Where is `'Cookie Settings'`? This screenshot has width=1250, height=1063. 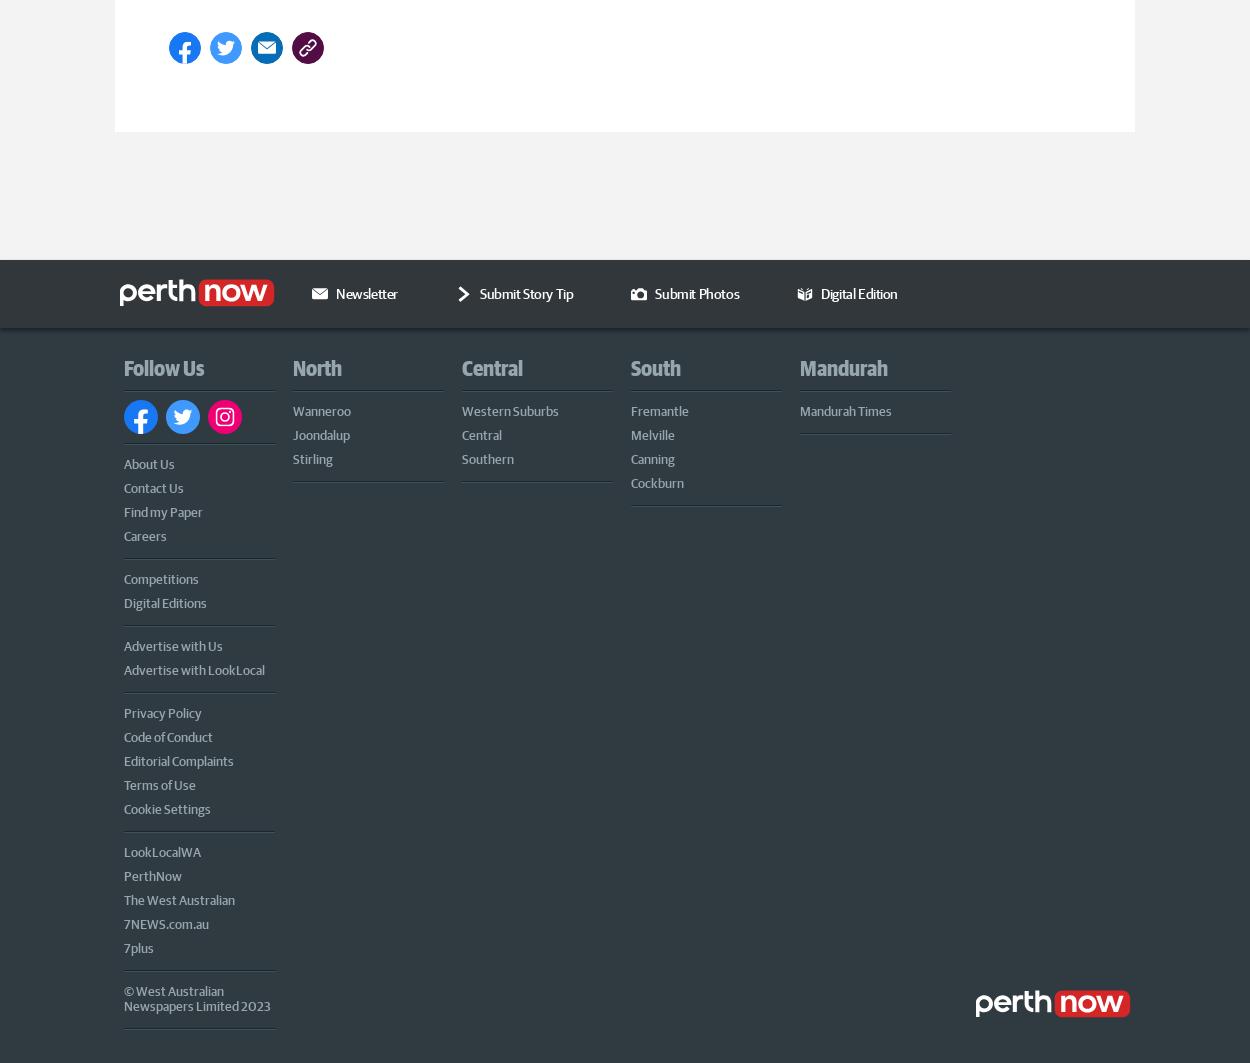
'Cookie Settings' is located at coordinates (167, 806).